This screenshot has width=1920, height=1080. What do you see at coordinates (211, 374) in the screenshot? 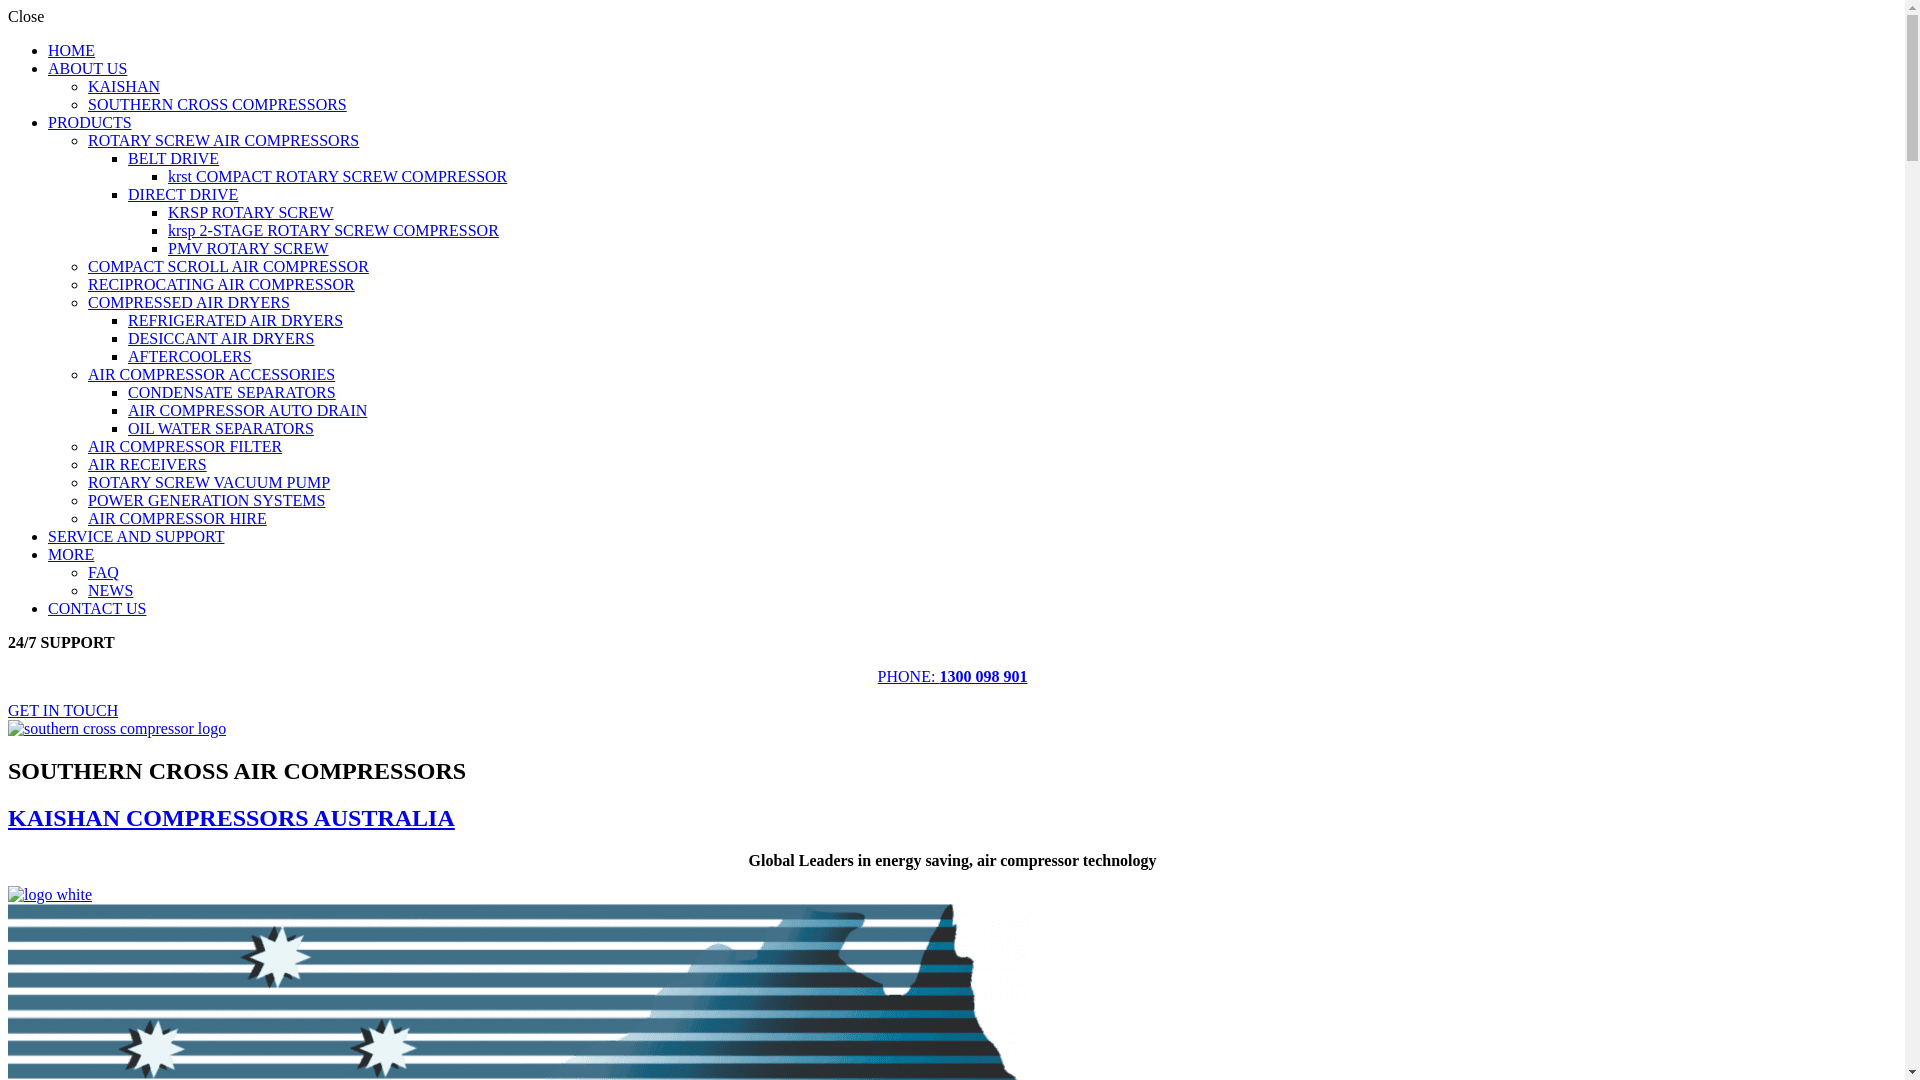
I see `'AIR COMPRESSOR ACCESSORIES'` at bounding box center [211, 374].